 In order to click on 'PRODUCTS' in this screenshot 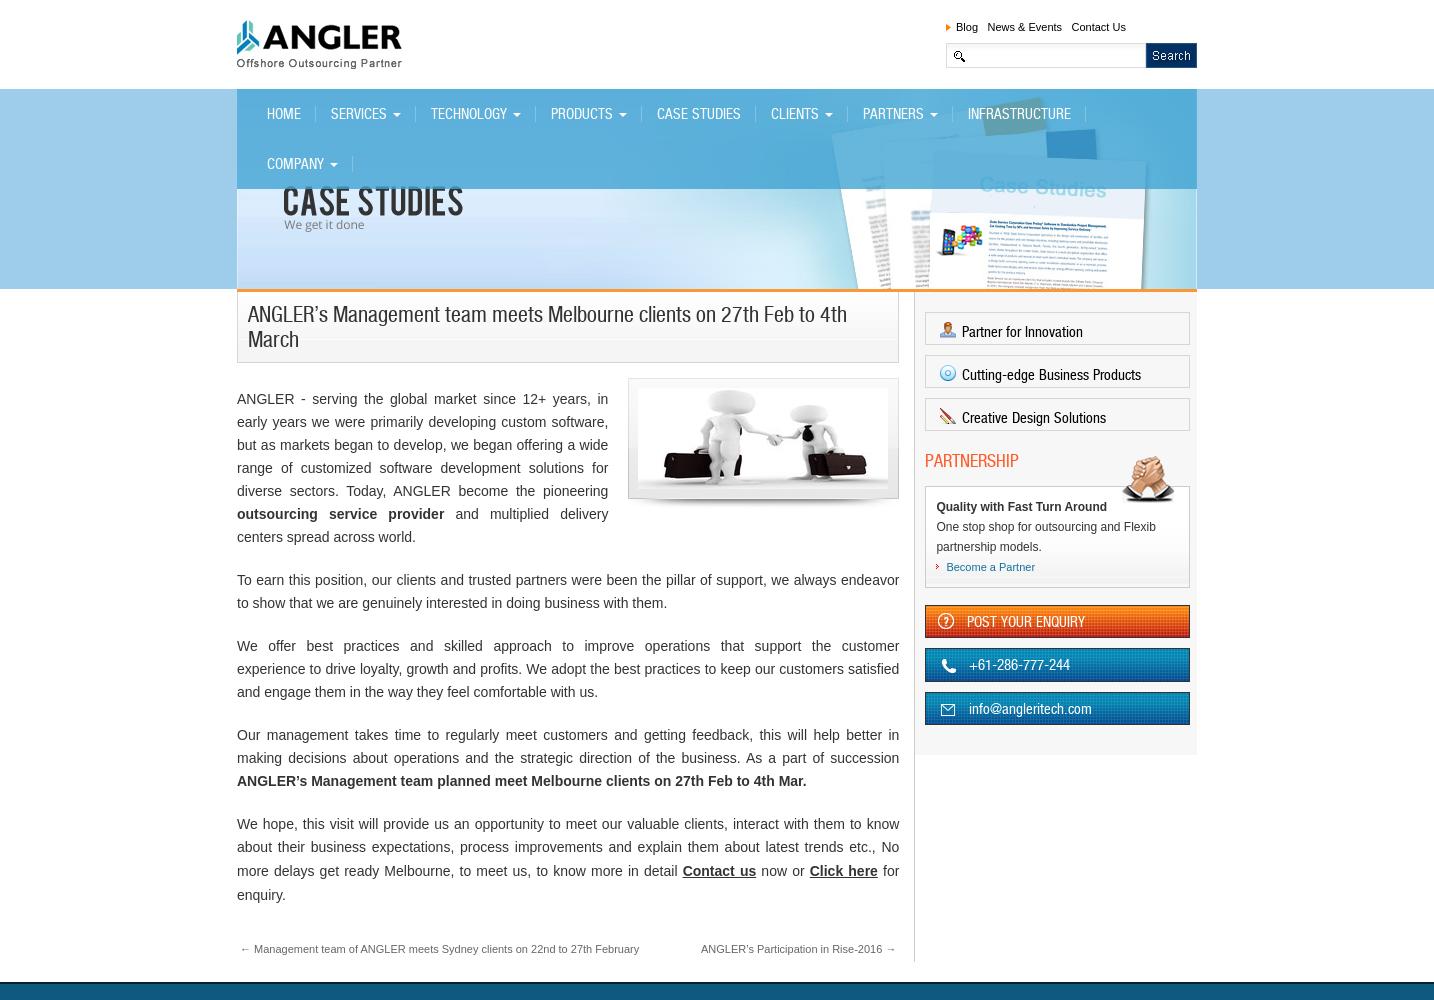, I will do `click(583, 112)`.